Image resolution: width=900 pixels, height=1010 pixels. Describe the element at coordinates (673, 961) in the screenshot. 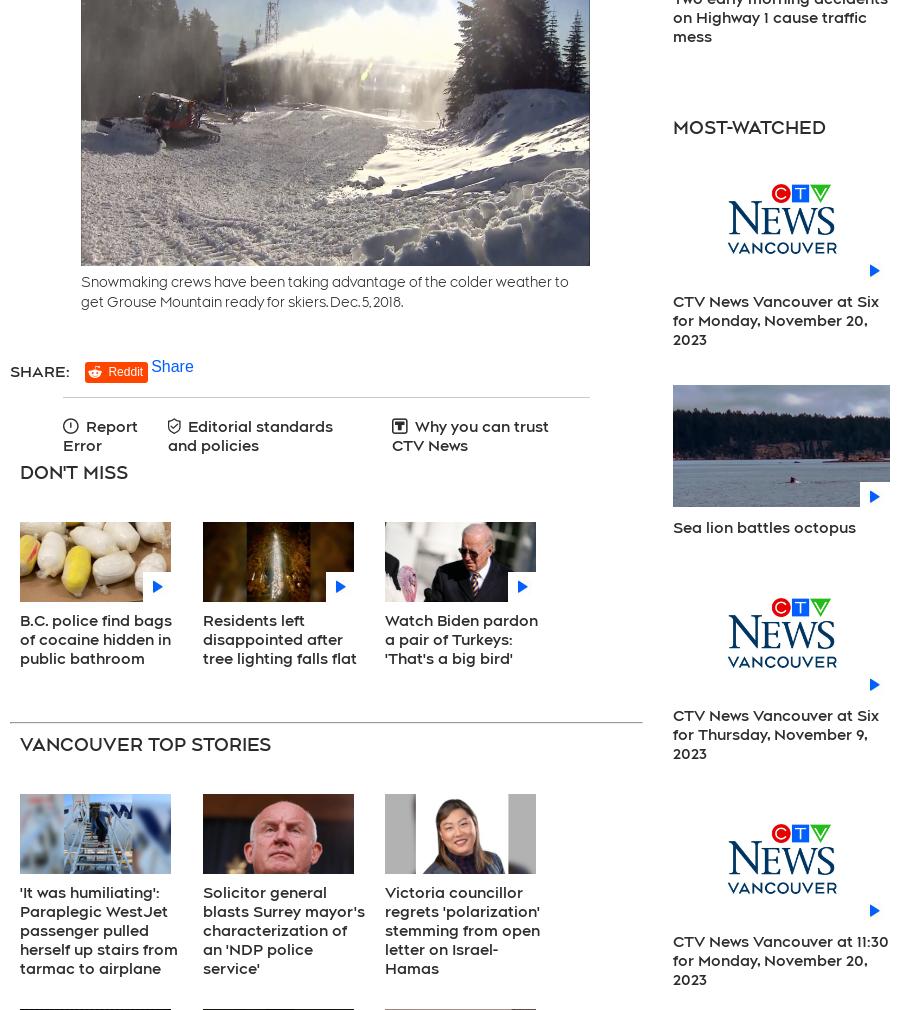

I see `'CTV News Vancouver at 11:30 for Monday, November 20, 2023'` at that location.